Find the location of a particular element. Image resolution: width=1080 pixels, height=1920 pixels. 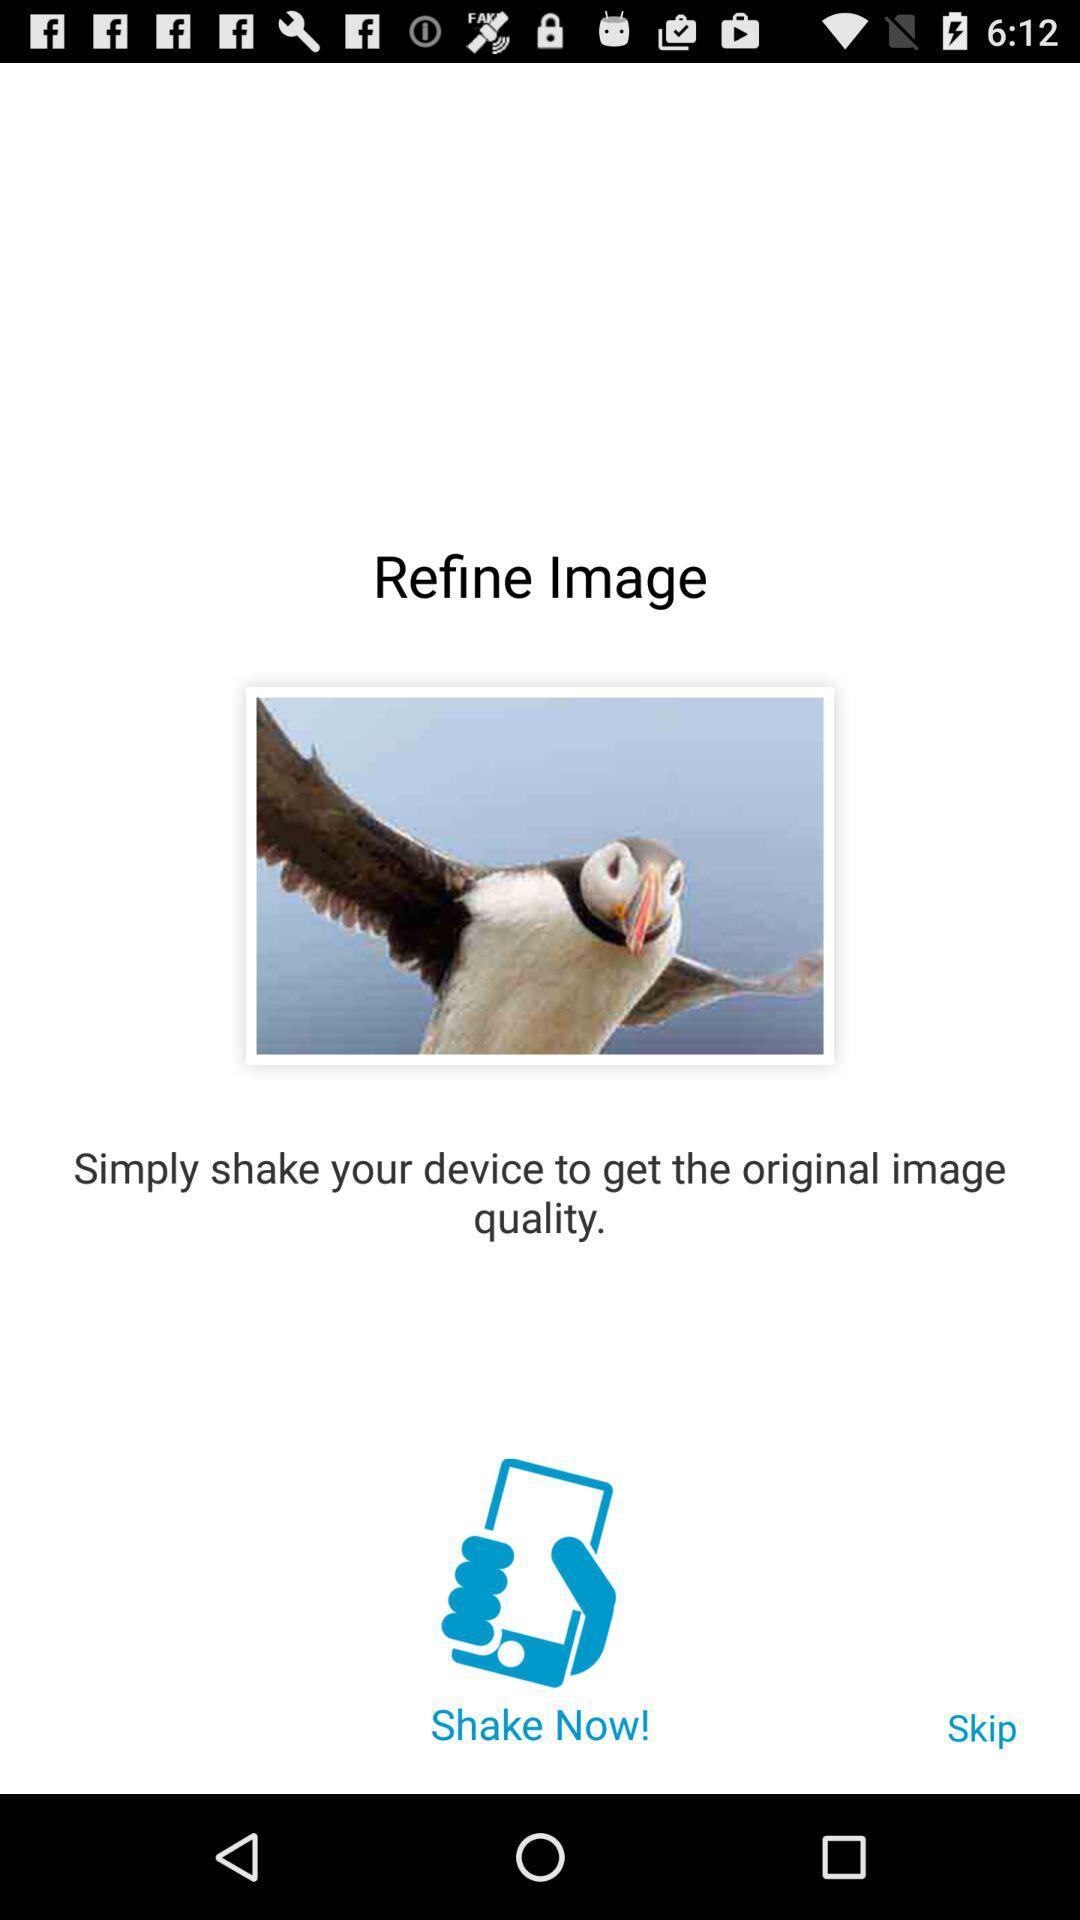

skip item is located at coordinates (981, 1736).